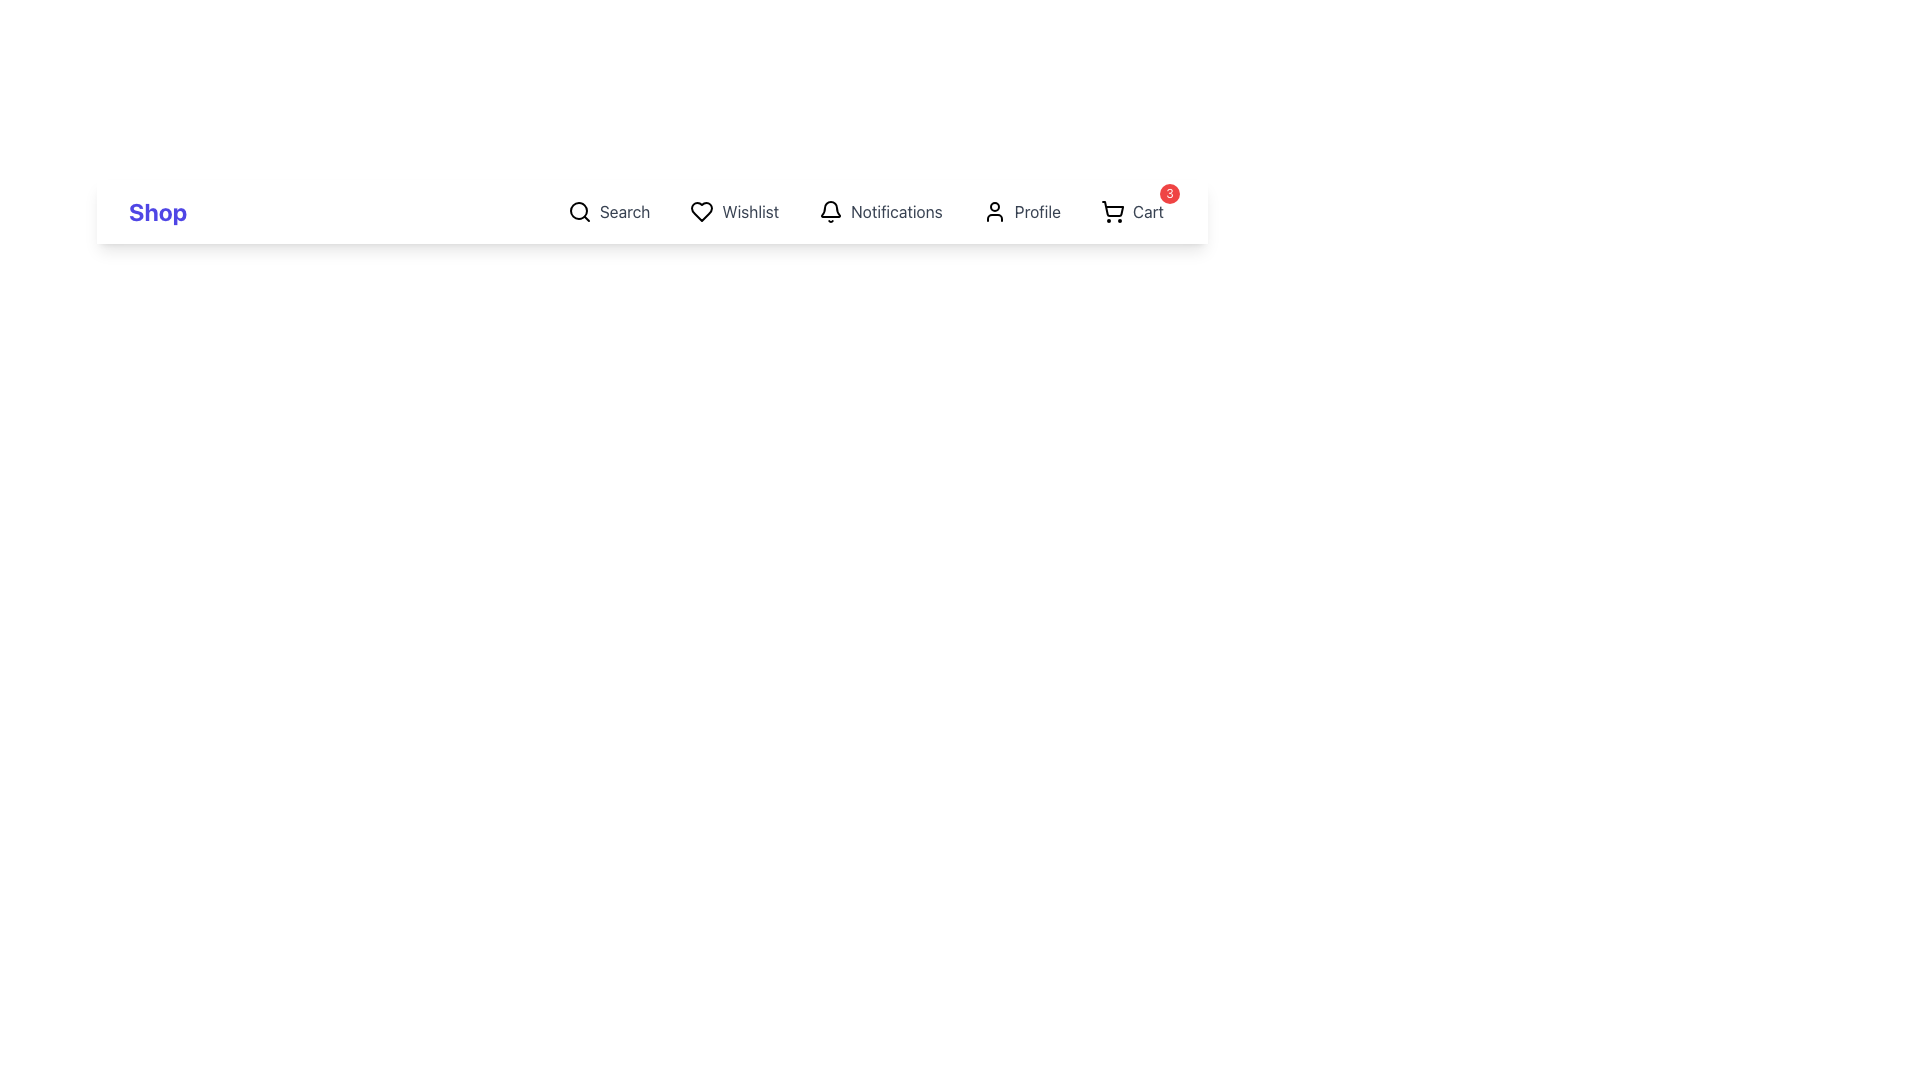 The width and height of the screenshot is (1920, 1080). What do you see at coordinates (1037, 212) in the screenshot?
I see `the 'Profile' text label in the horizontal navigation menu` at bounding box center [1037, 212].